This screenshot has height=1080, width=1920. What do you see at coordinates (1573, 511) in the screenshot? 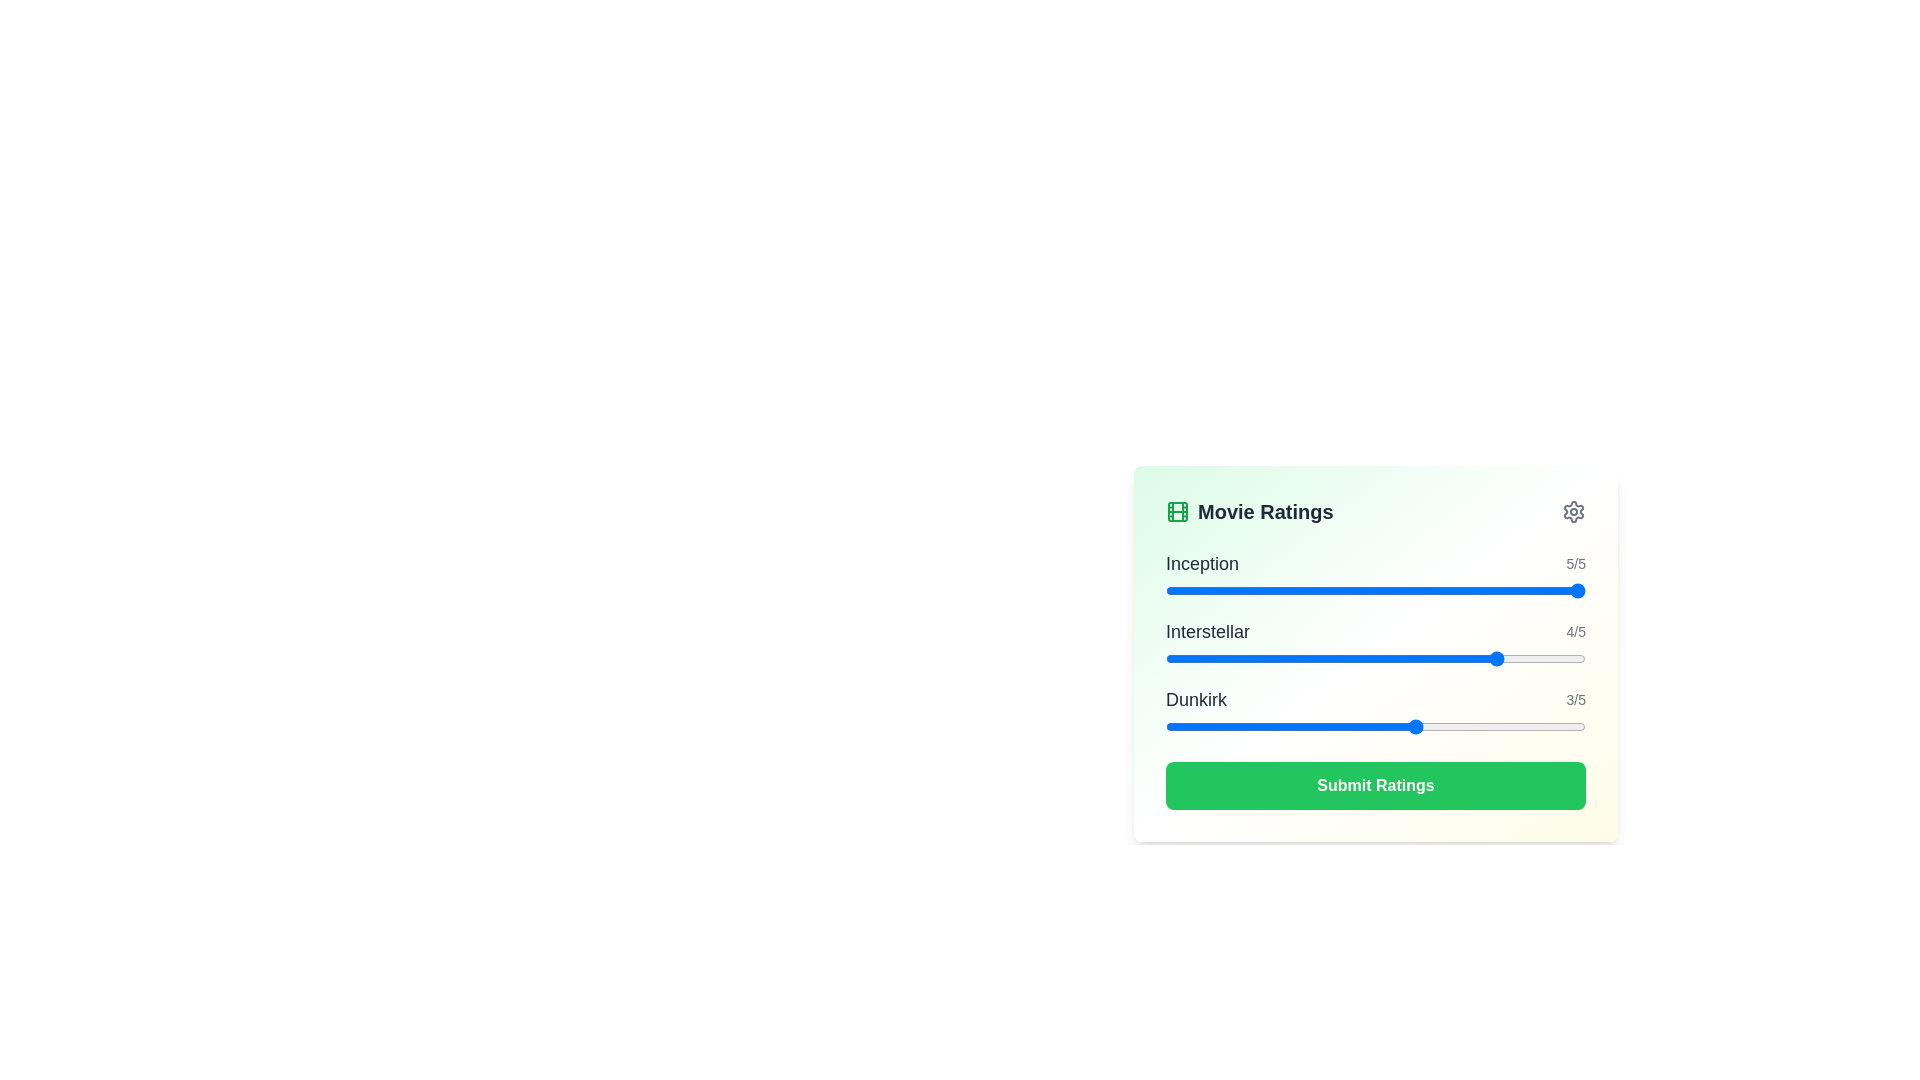
I see `the settings icon in the header section of the 'Movie Ratings' card` at bounding box center [1573, 511].